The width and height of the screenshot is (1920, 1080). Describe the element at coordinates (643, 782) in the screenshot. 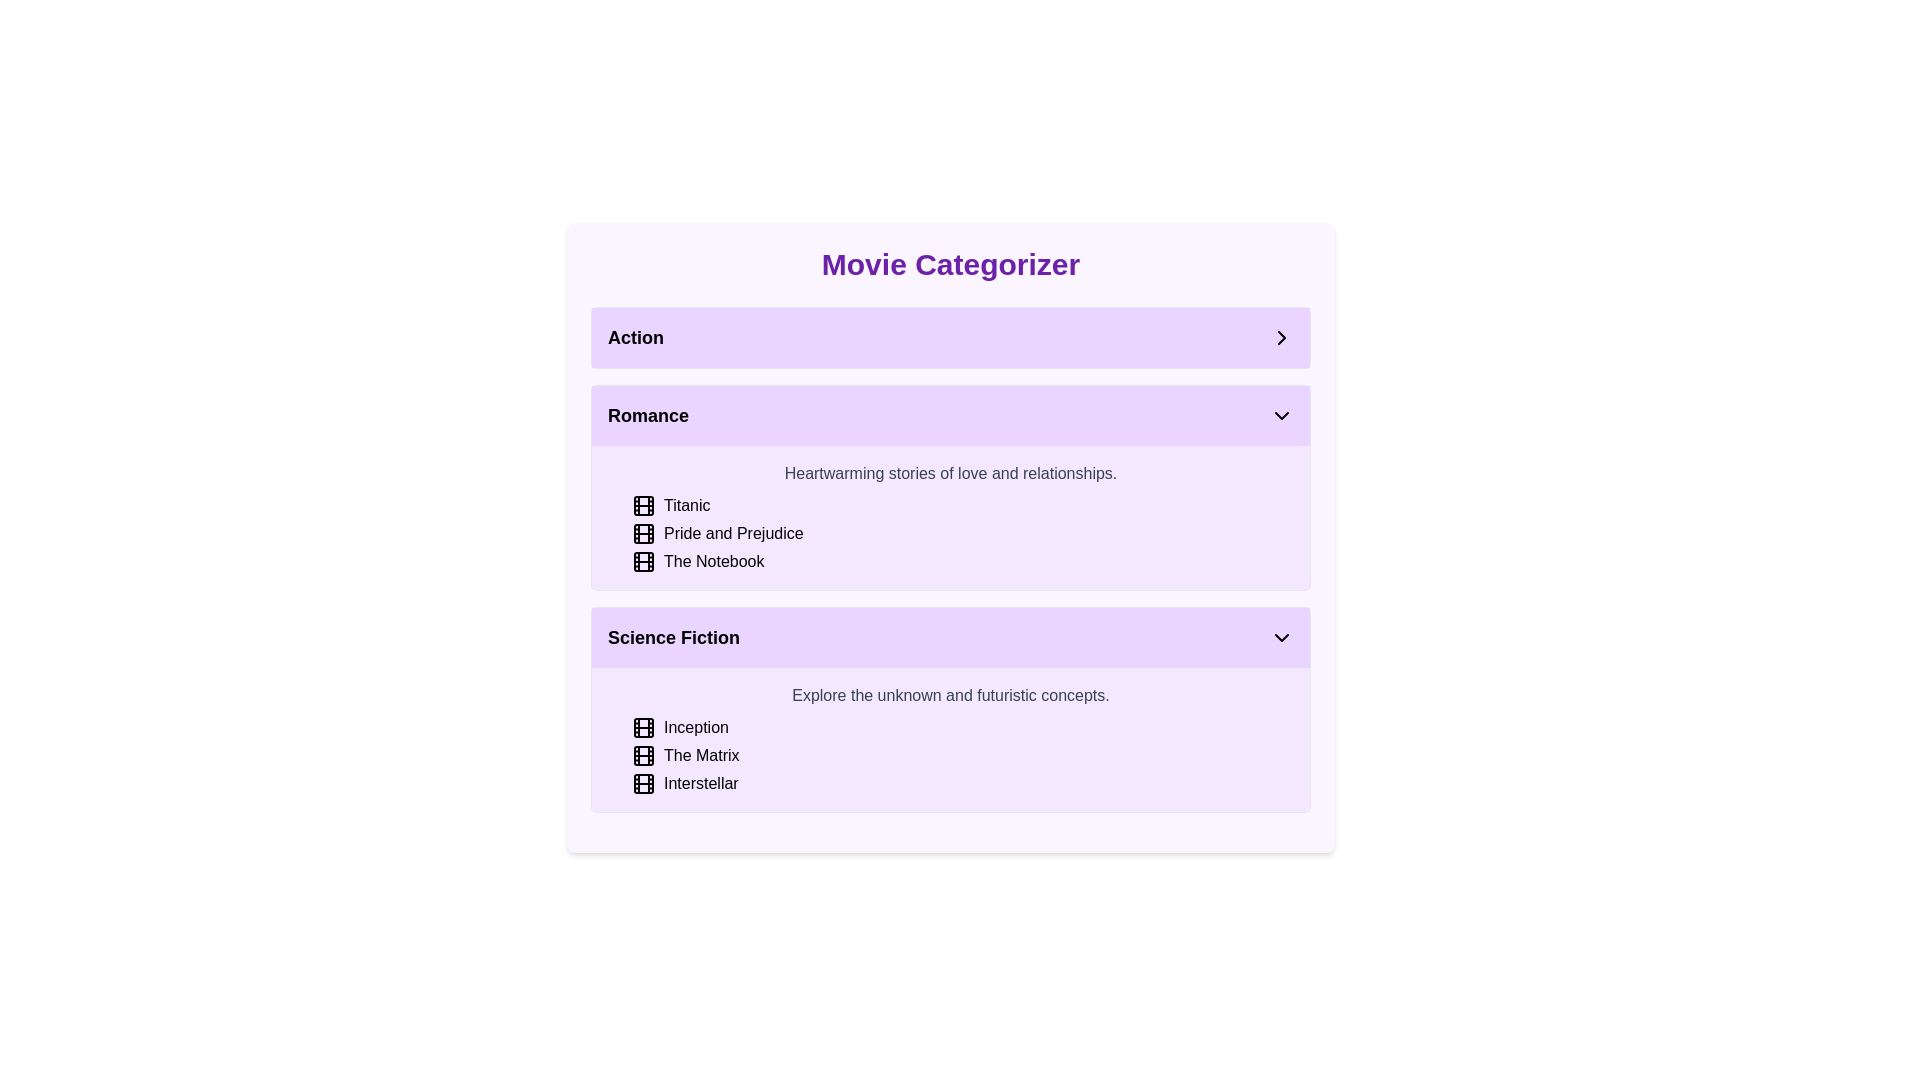

I see `the film icon located to the left of the 'Interstellar' label in the 'Science Fiction' category section of the 'Movie Categorizer' interface` at that location.